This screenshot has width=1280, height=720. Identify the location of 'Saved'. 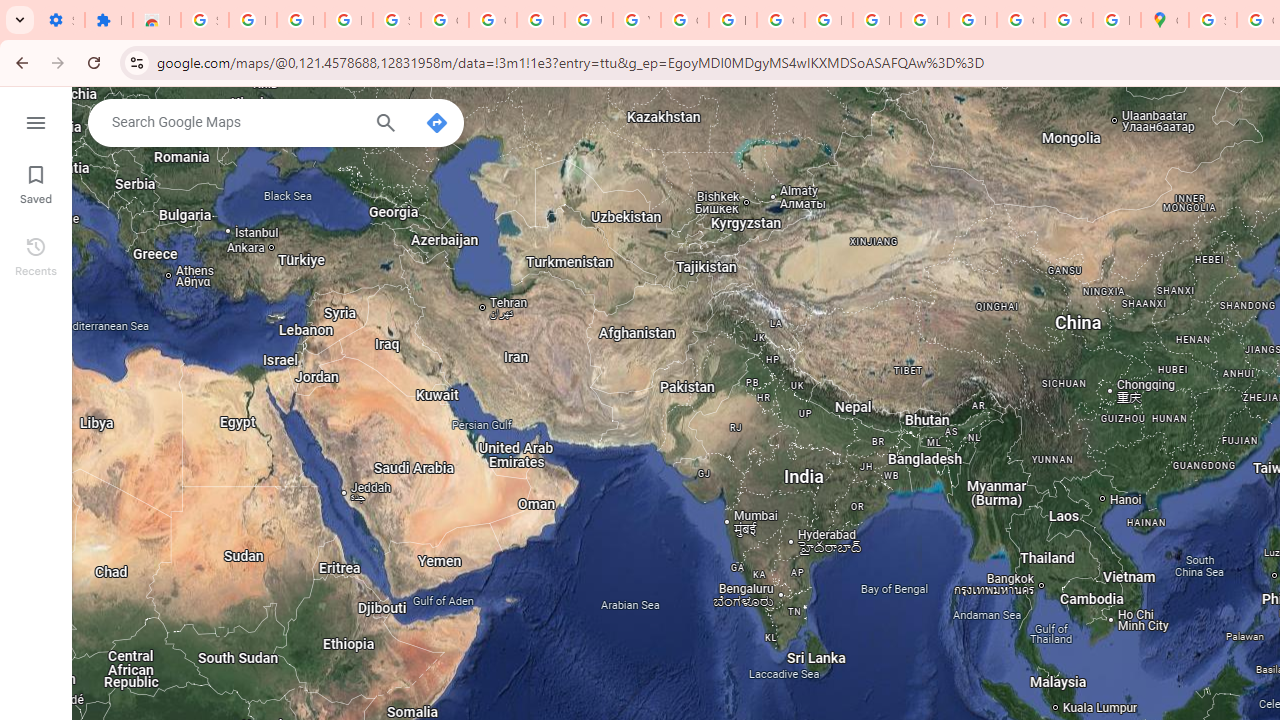
(35, 182).